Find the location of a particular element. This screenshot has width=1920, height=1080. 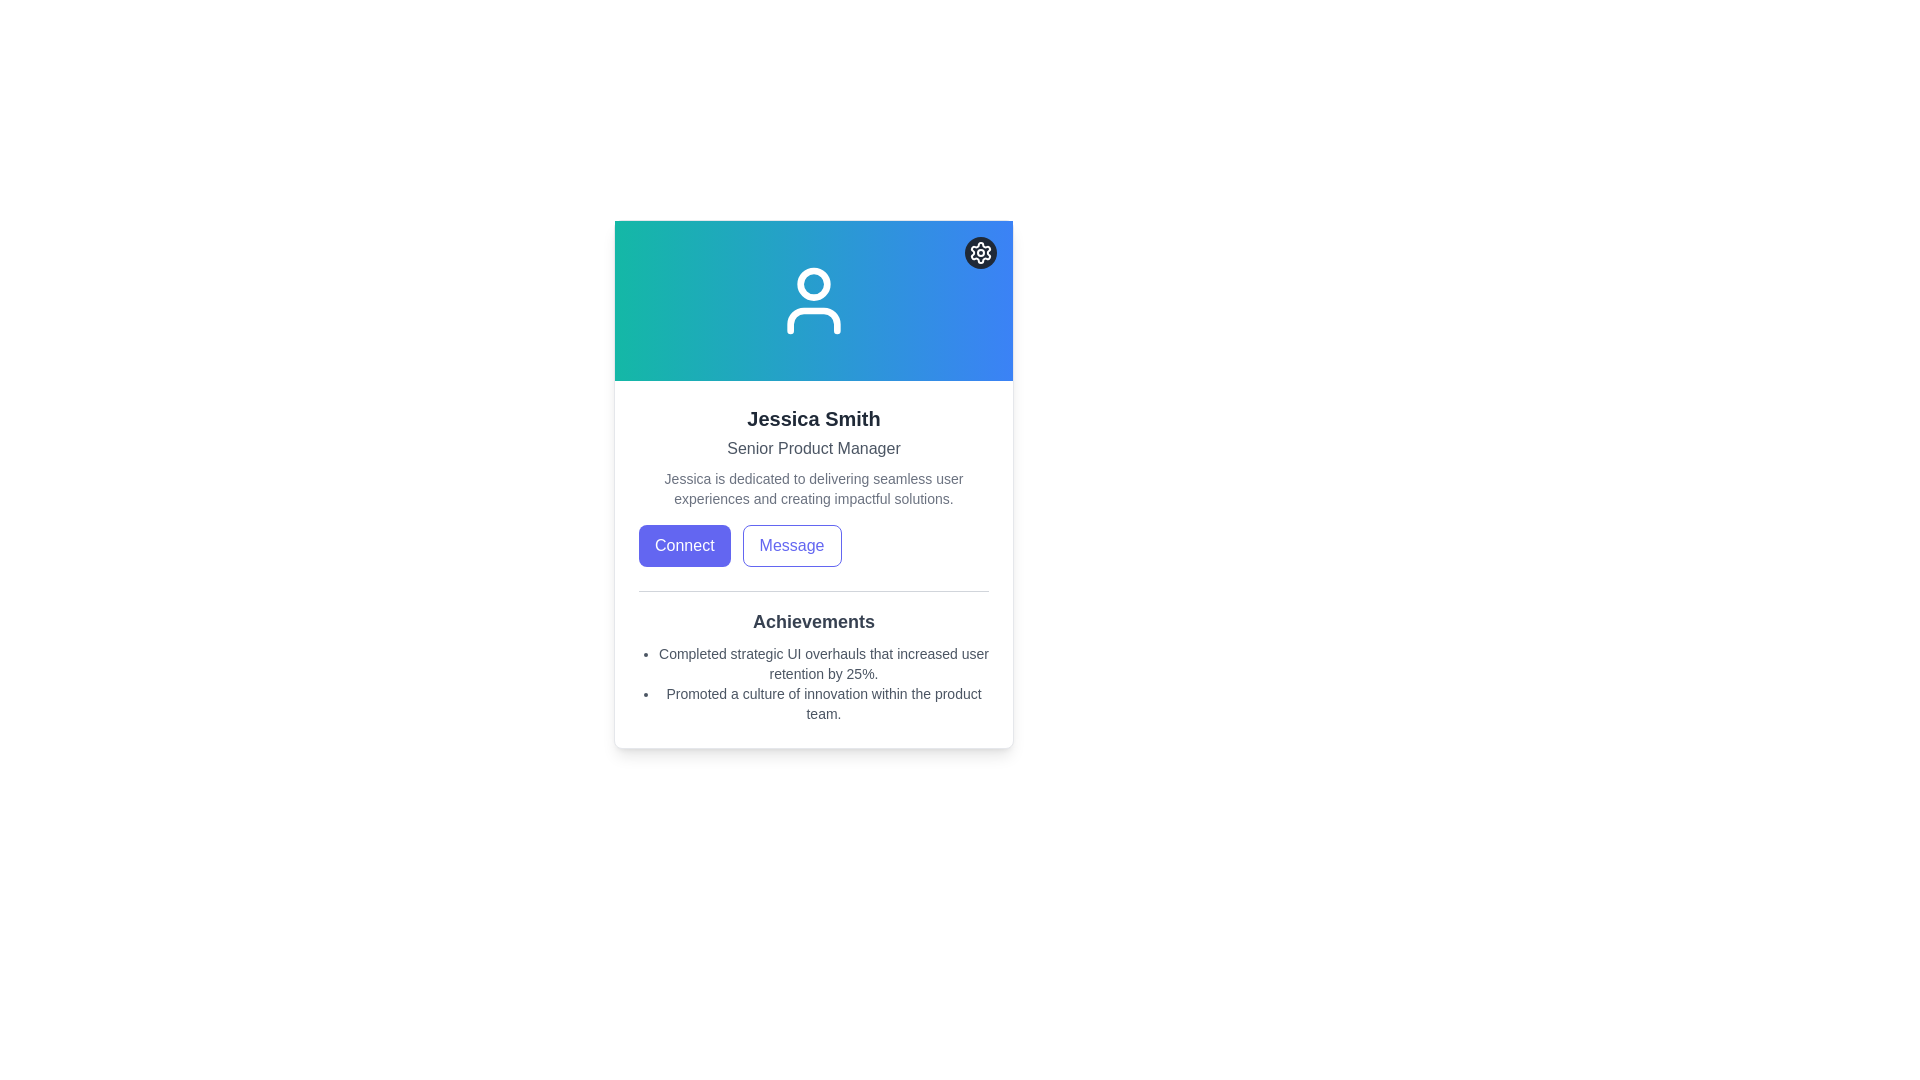

the static text block that provides a brief description of Jessica's professional philosophy and focus areas, located beneath the title 'Senior Product Manager' within the profile card is located at coordinates (814, 489).